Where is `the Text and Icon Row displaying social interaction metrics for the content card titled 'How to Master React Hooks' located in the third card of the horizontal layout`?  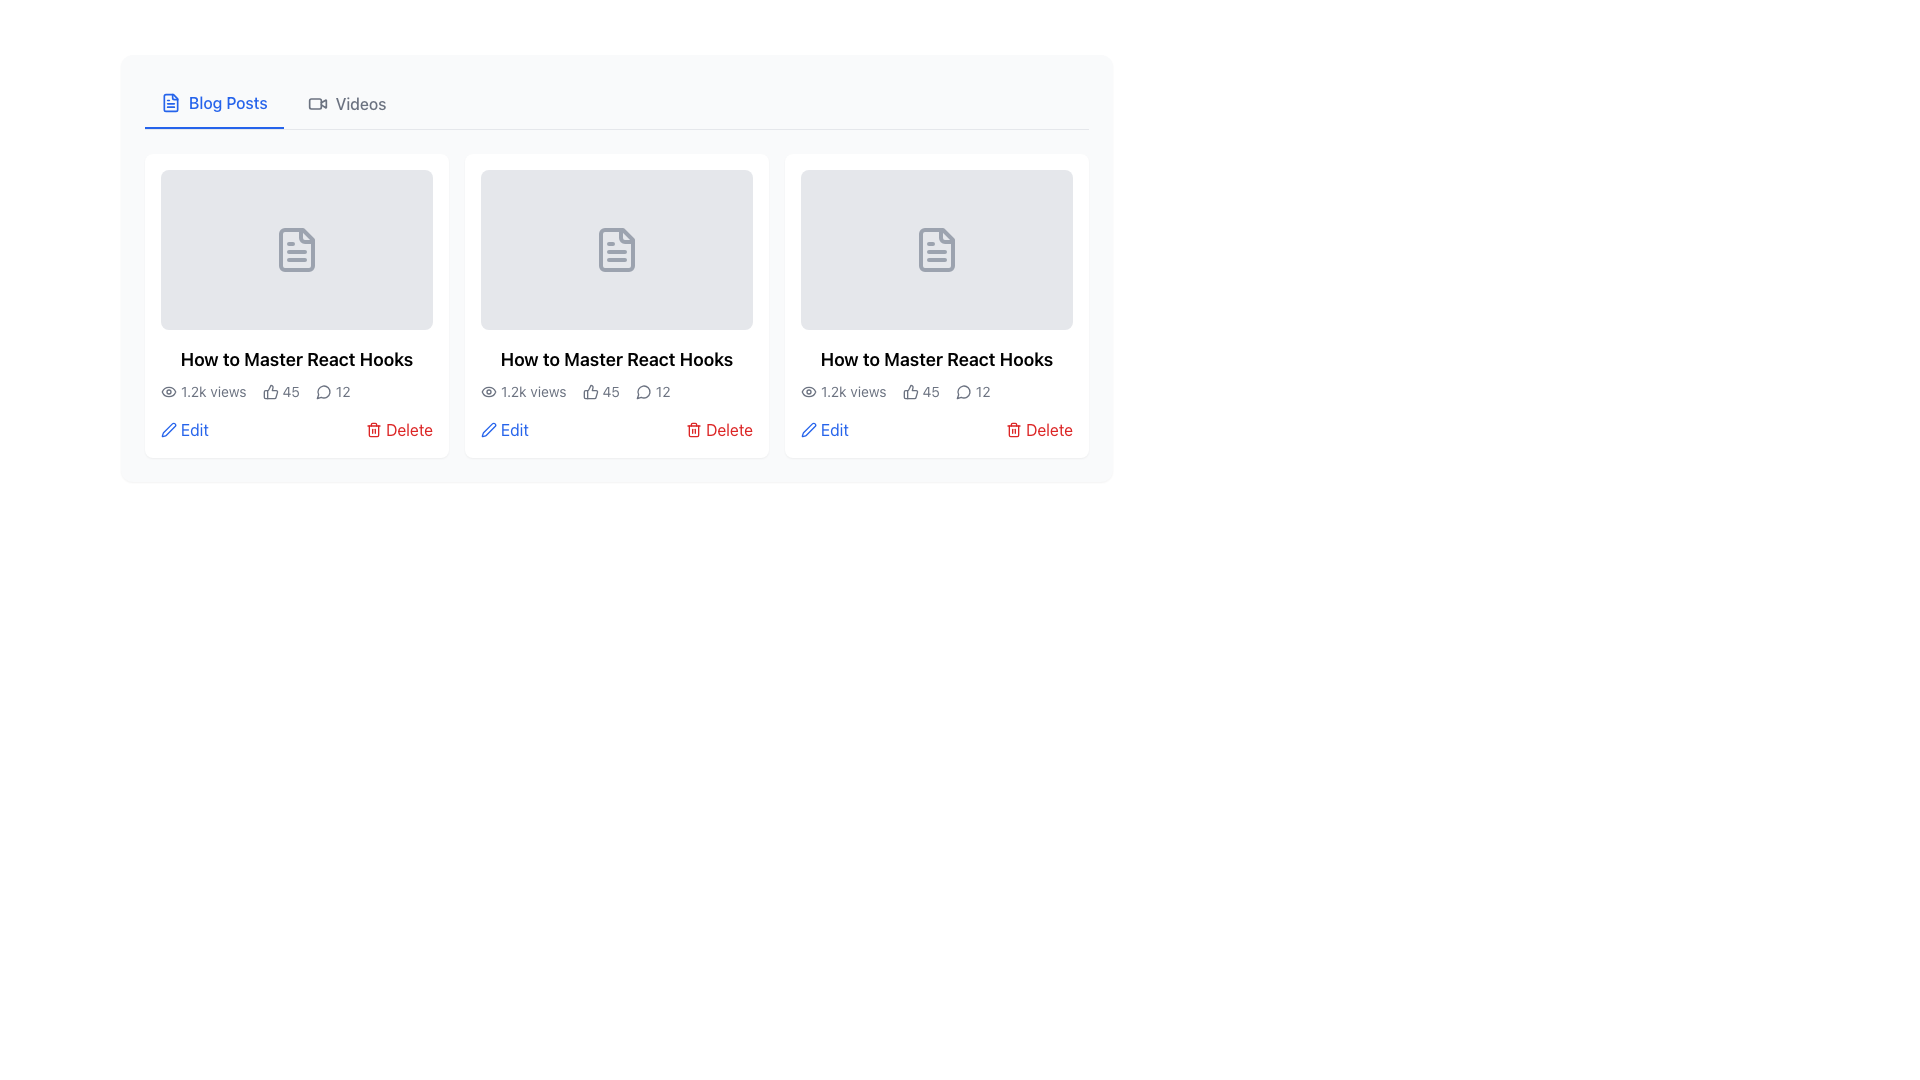 the Text and Icon Row displaying social interaction metrics for the content card titled 'How to Master React Hooks' located in the third card of the horizontal layout is located at coordinates (935, 392).